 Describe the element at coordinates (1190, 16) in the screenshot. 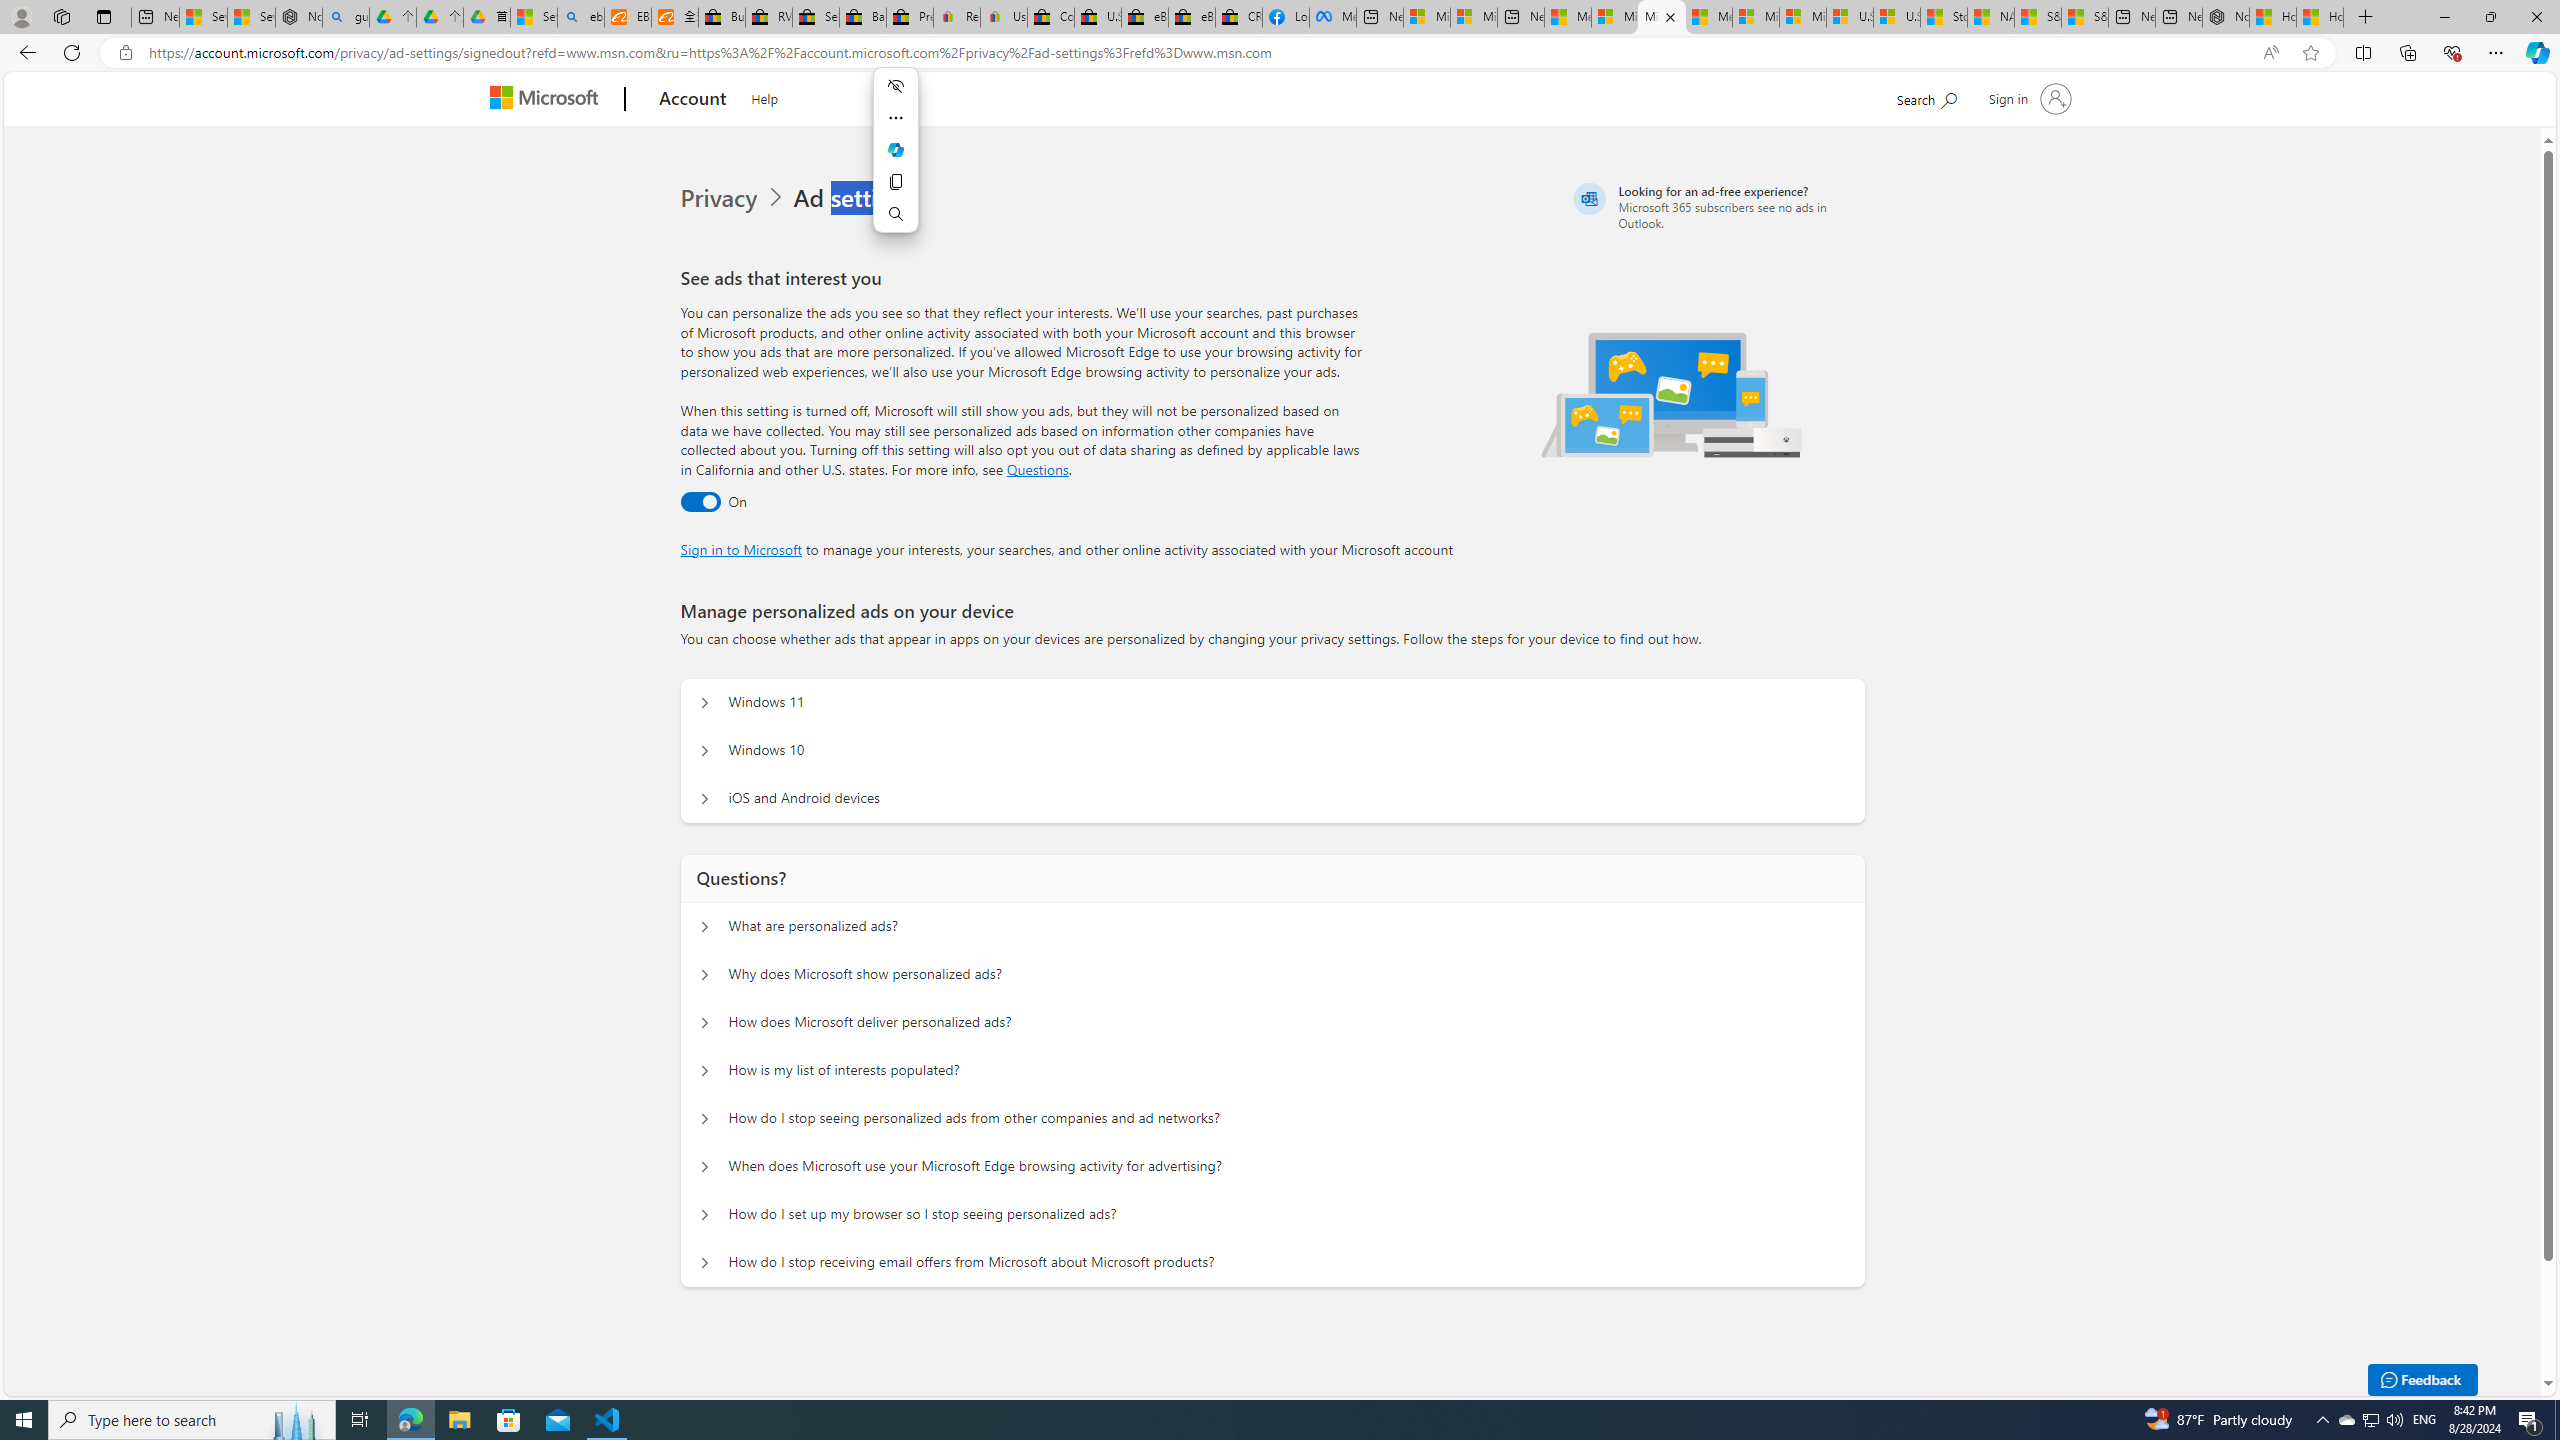

I see `'eBay Inc. Reports Third Quarter 2023 Results'` at that location.